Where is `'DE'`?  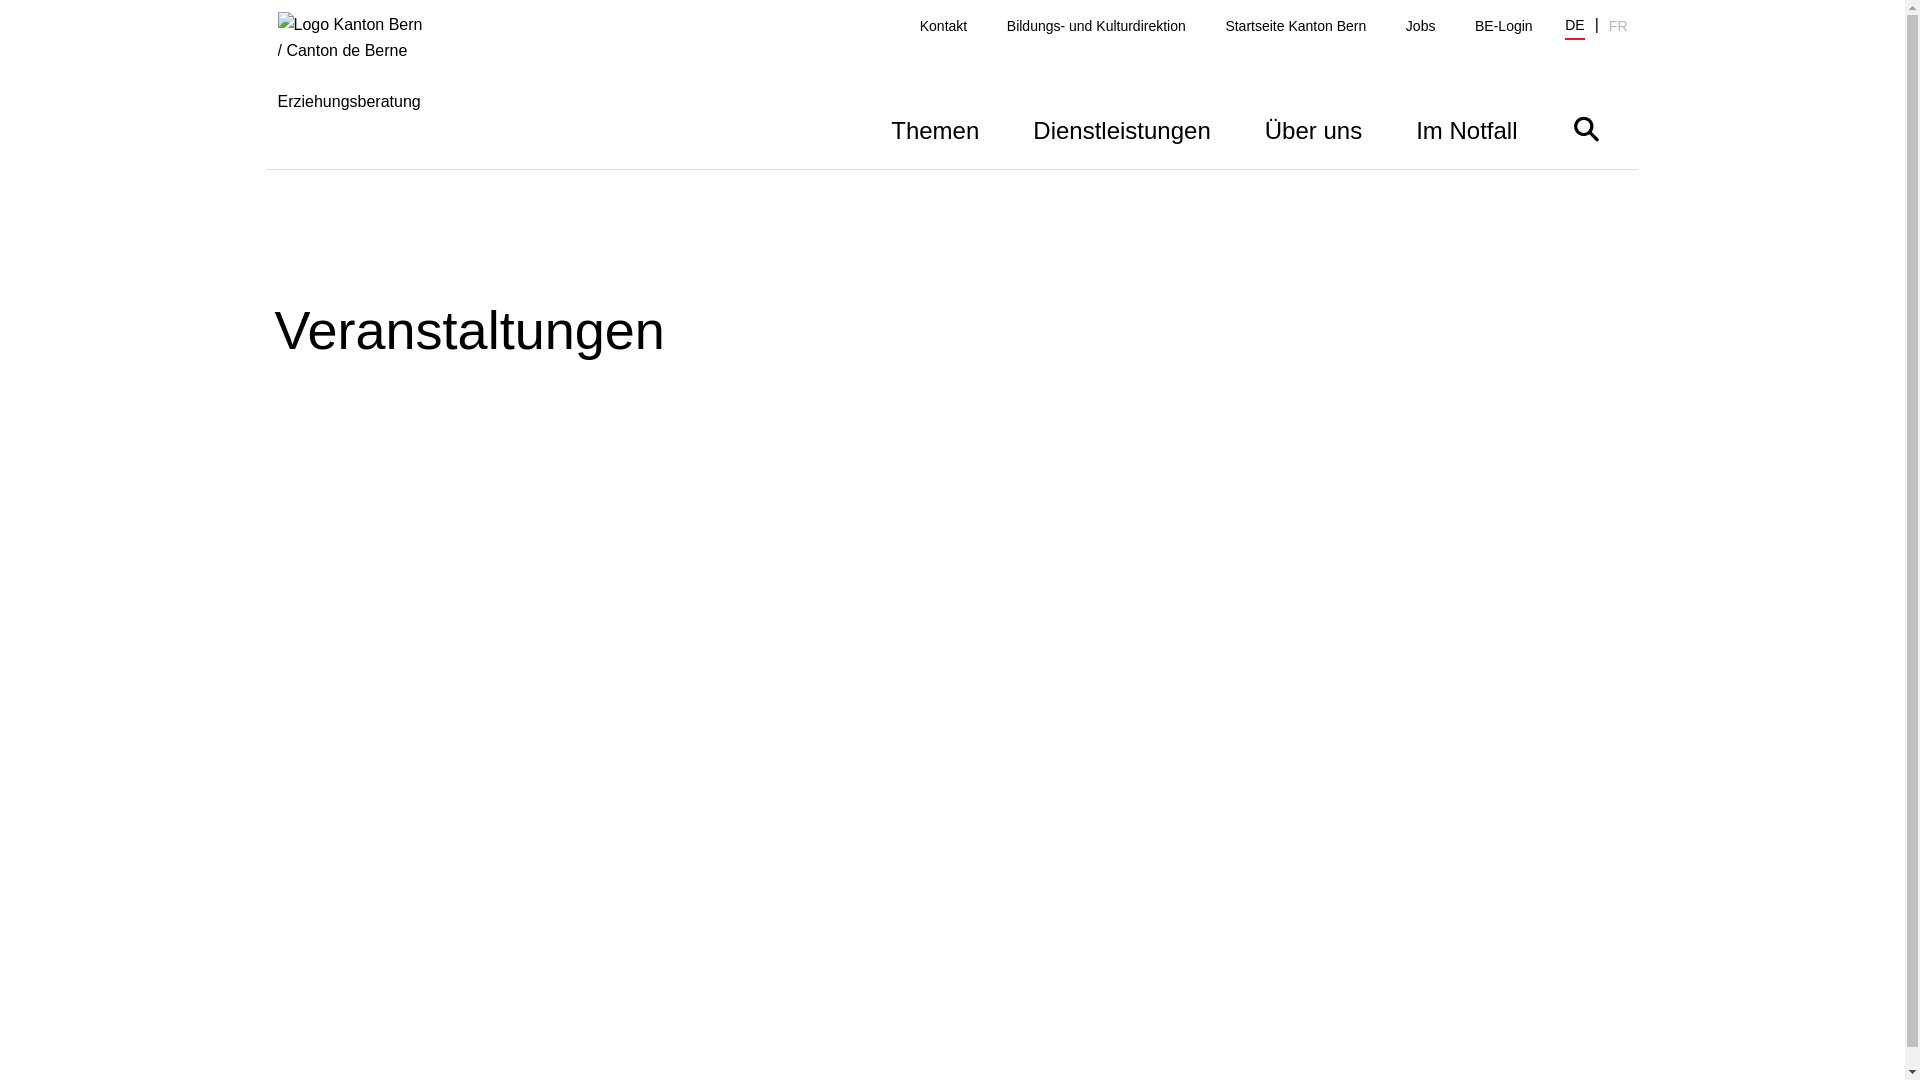
'DE' is located at coordinates (1573, 27).